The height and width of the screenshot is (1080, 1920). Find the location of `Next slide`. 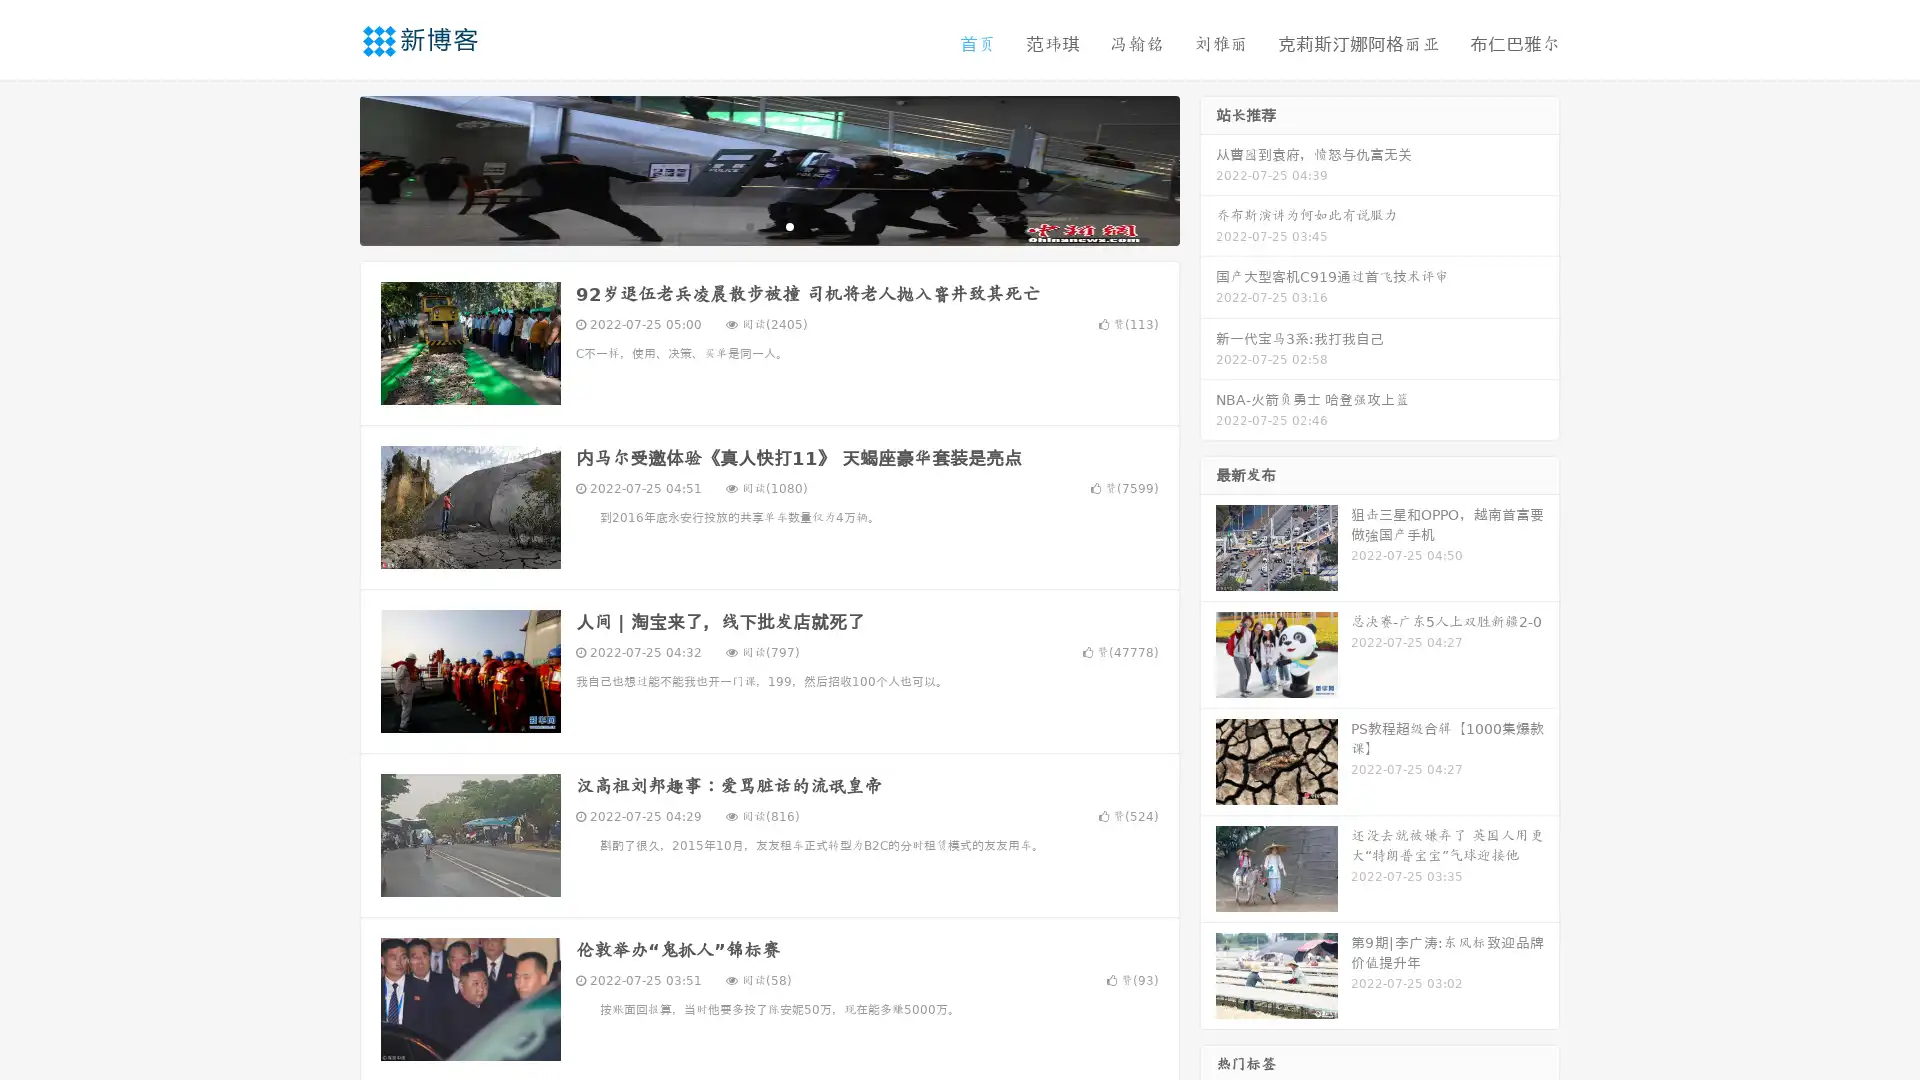

Next slide is located at coordinates (1208, 168).